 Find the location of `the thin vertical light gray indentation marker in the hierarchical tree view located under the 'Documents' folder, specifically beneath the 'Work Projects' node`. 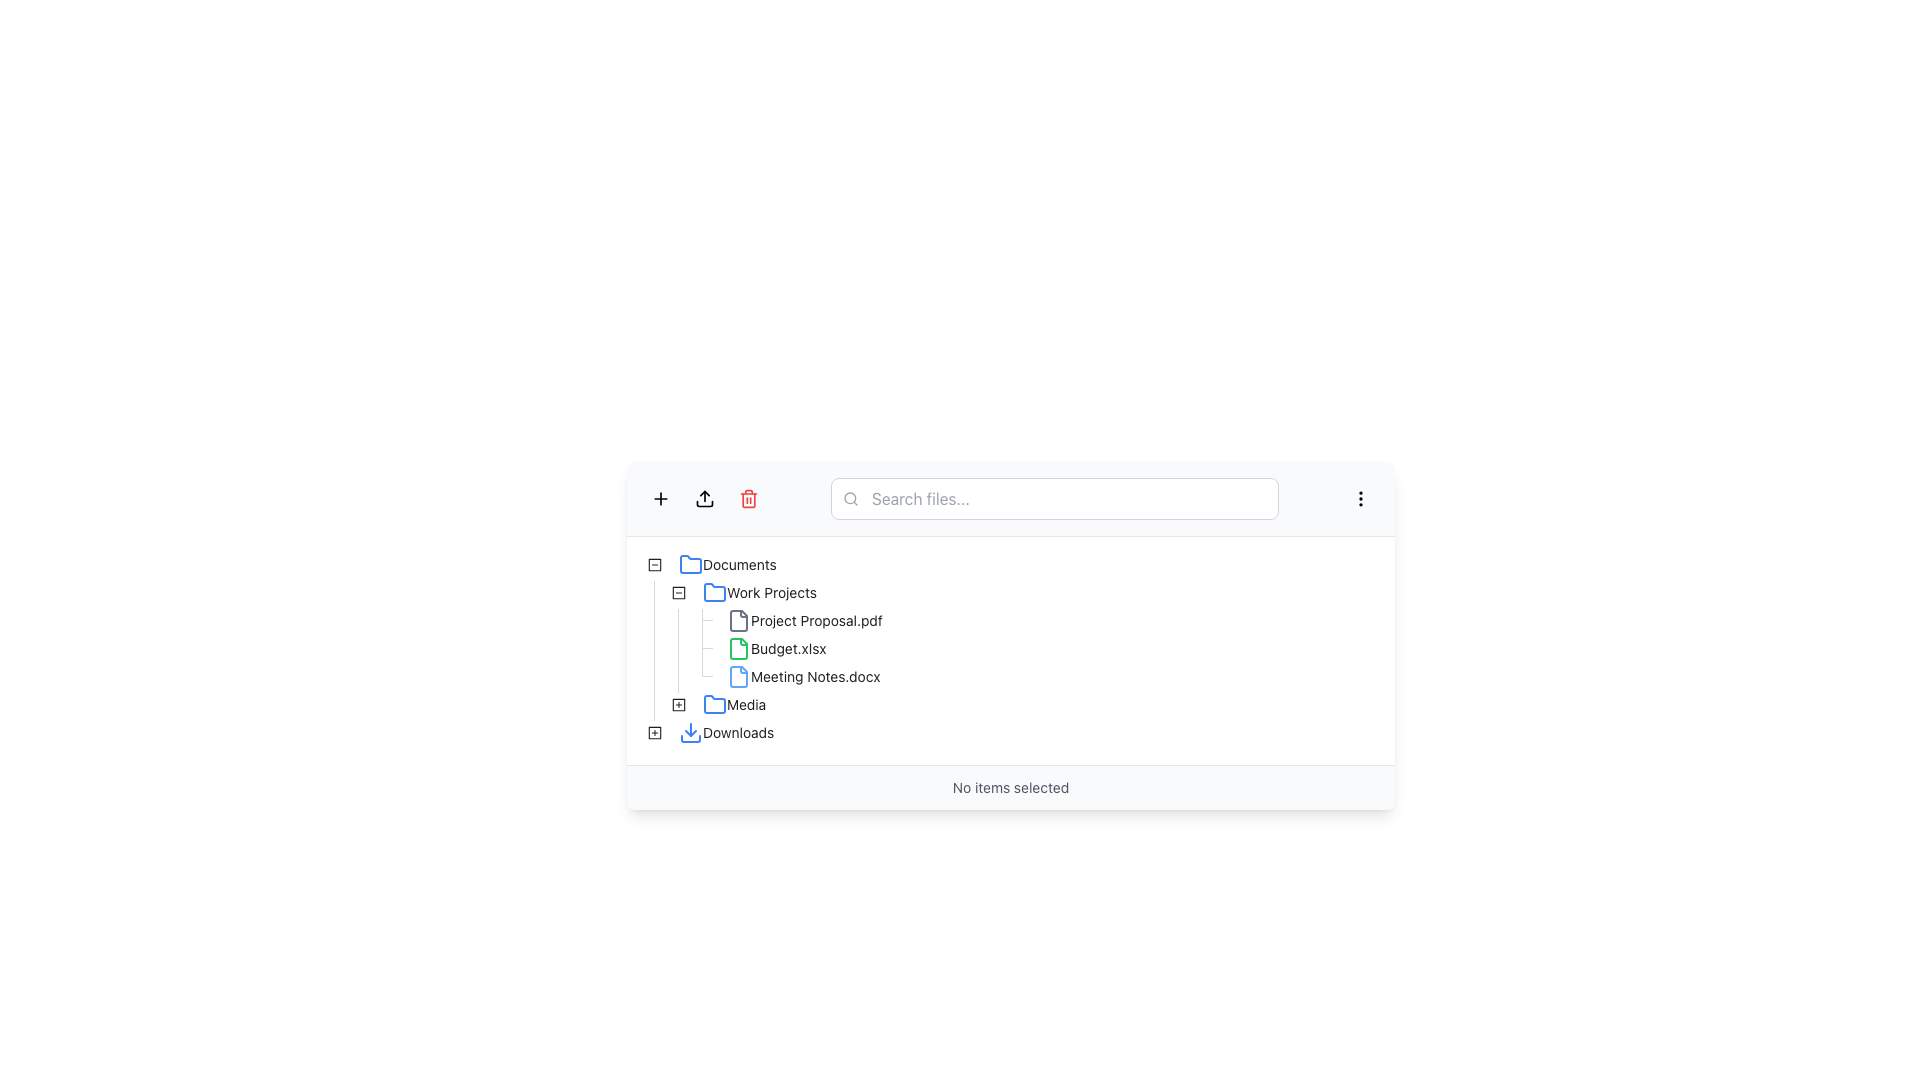

the thin vertical light gray indentation marker in the hierarchical tree view located under the 'Documents' folder, specifically beneath the 'Work Projects' node is located at coordinates (654, 648).